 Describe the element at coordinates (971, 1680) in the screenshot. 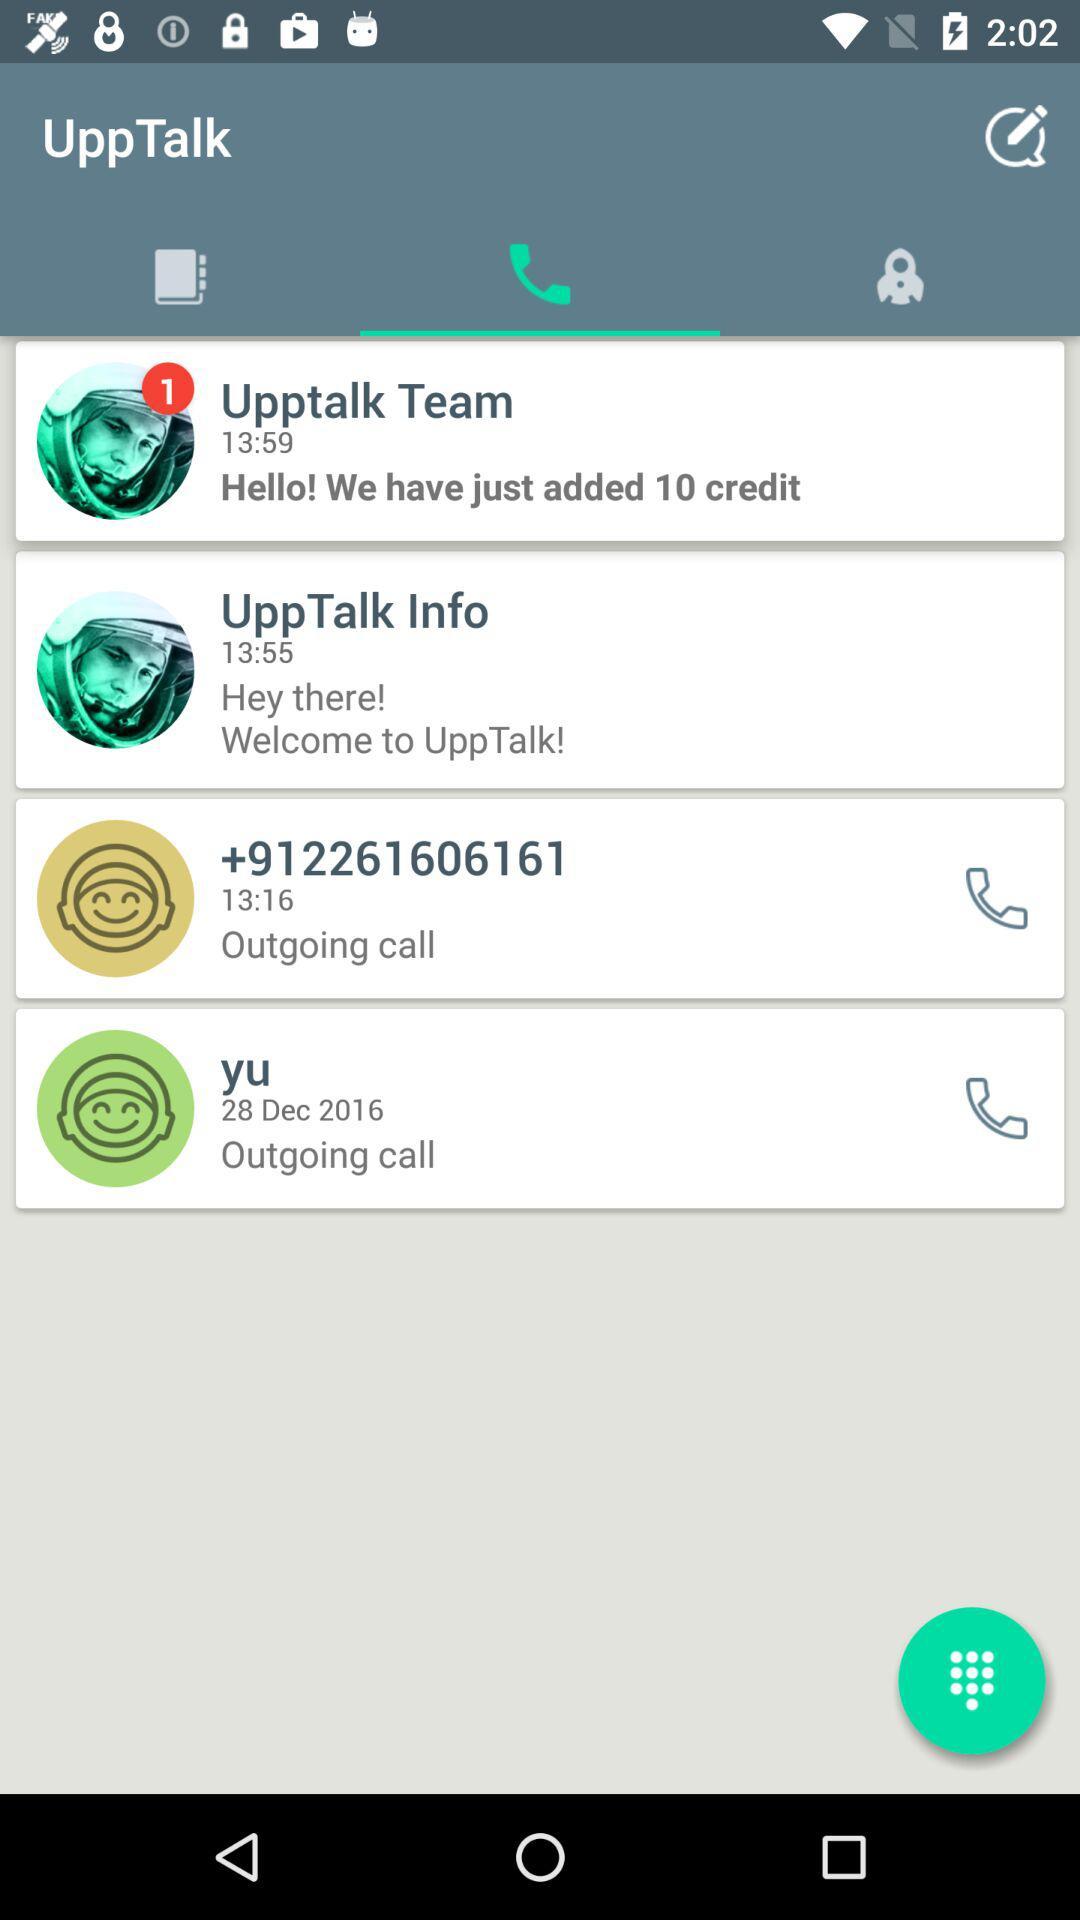

I see `the dialpad icon` at that location.